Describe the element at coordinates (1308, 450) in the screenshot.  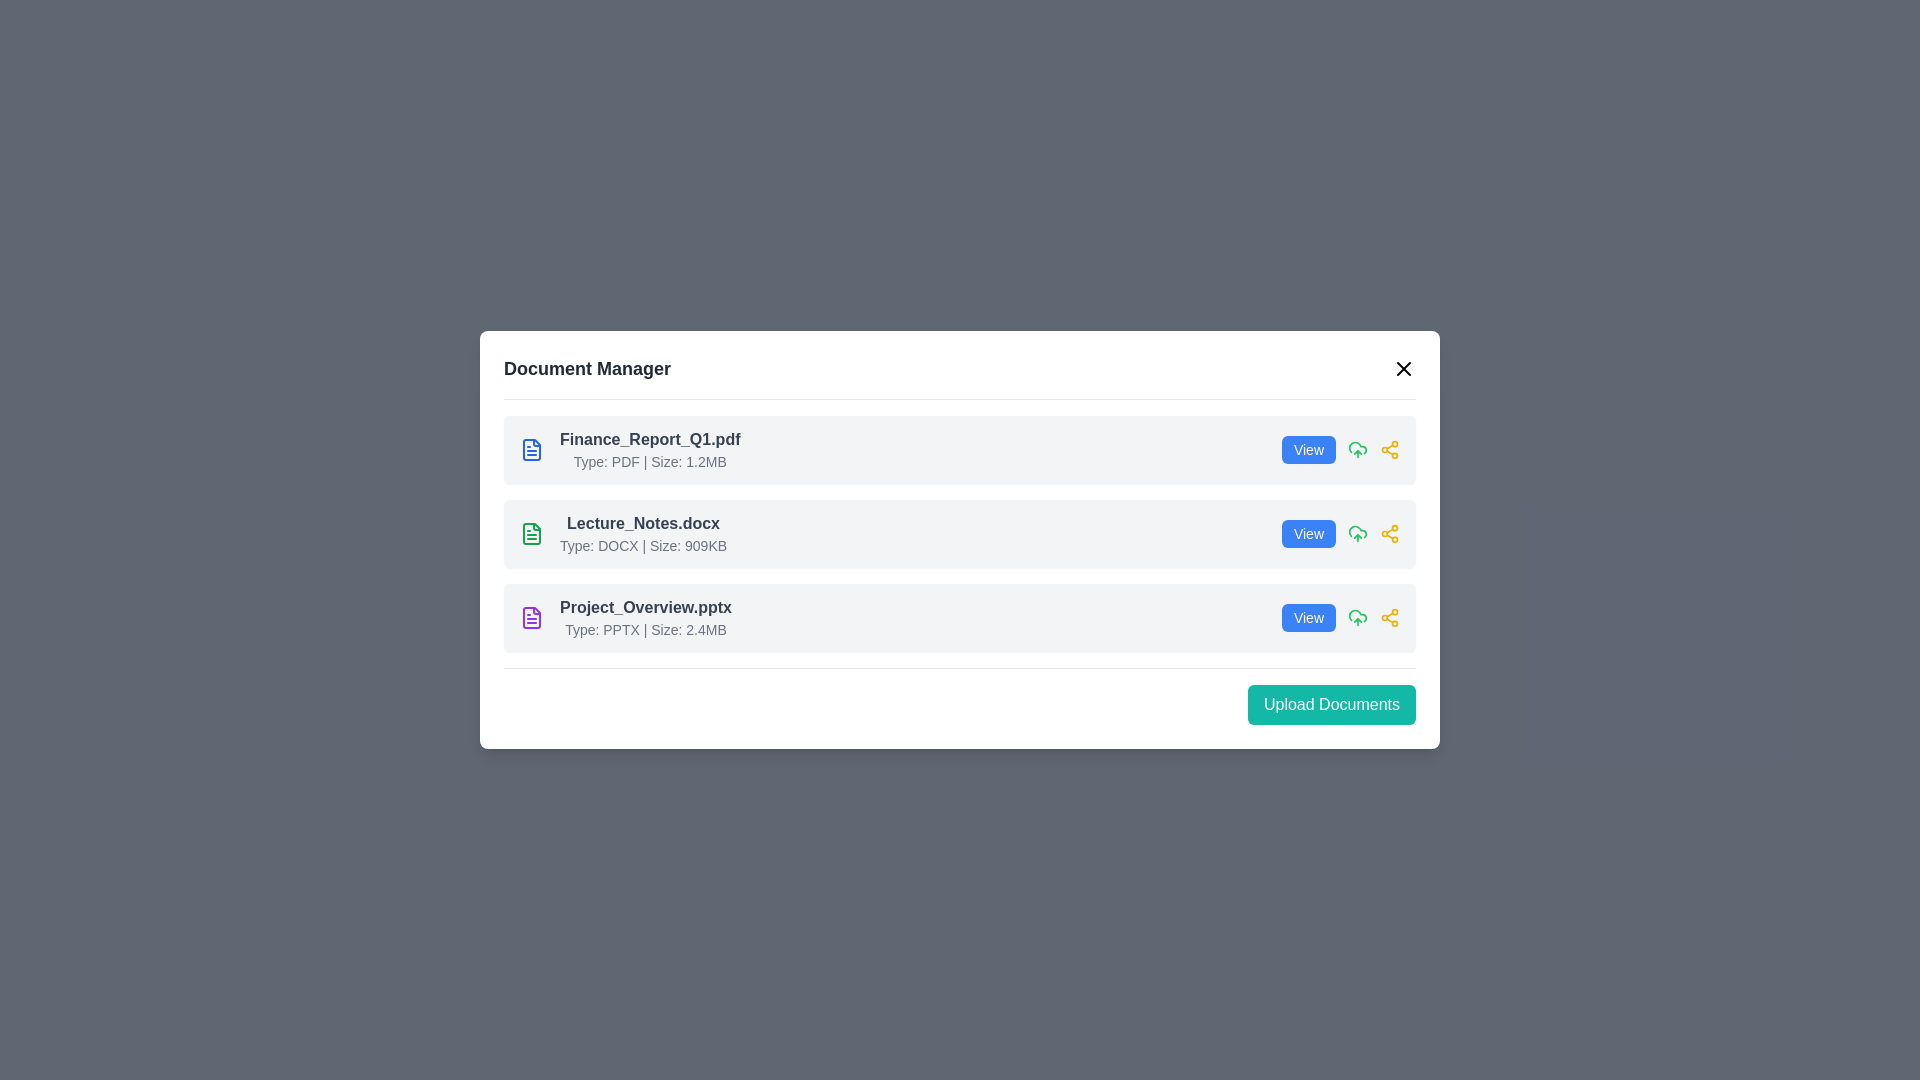
I see `the first button in the horizontal group` at that location.